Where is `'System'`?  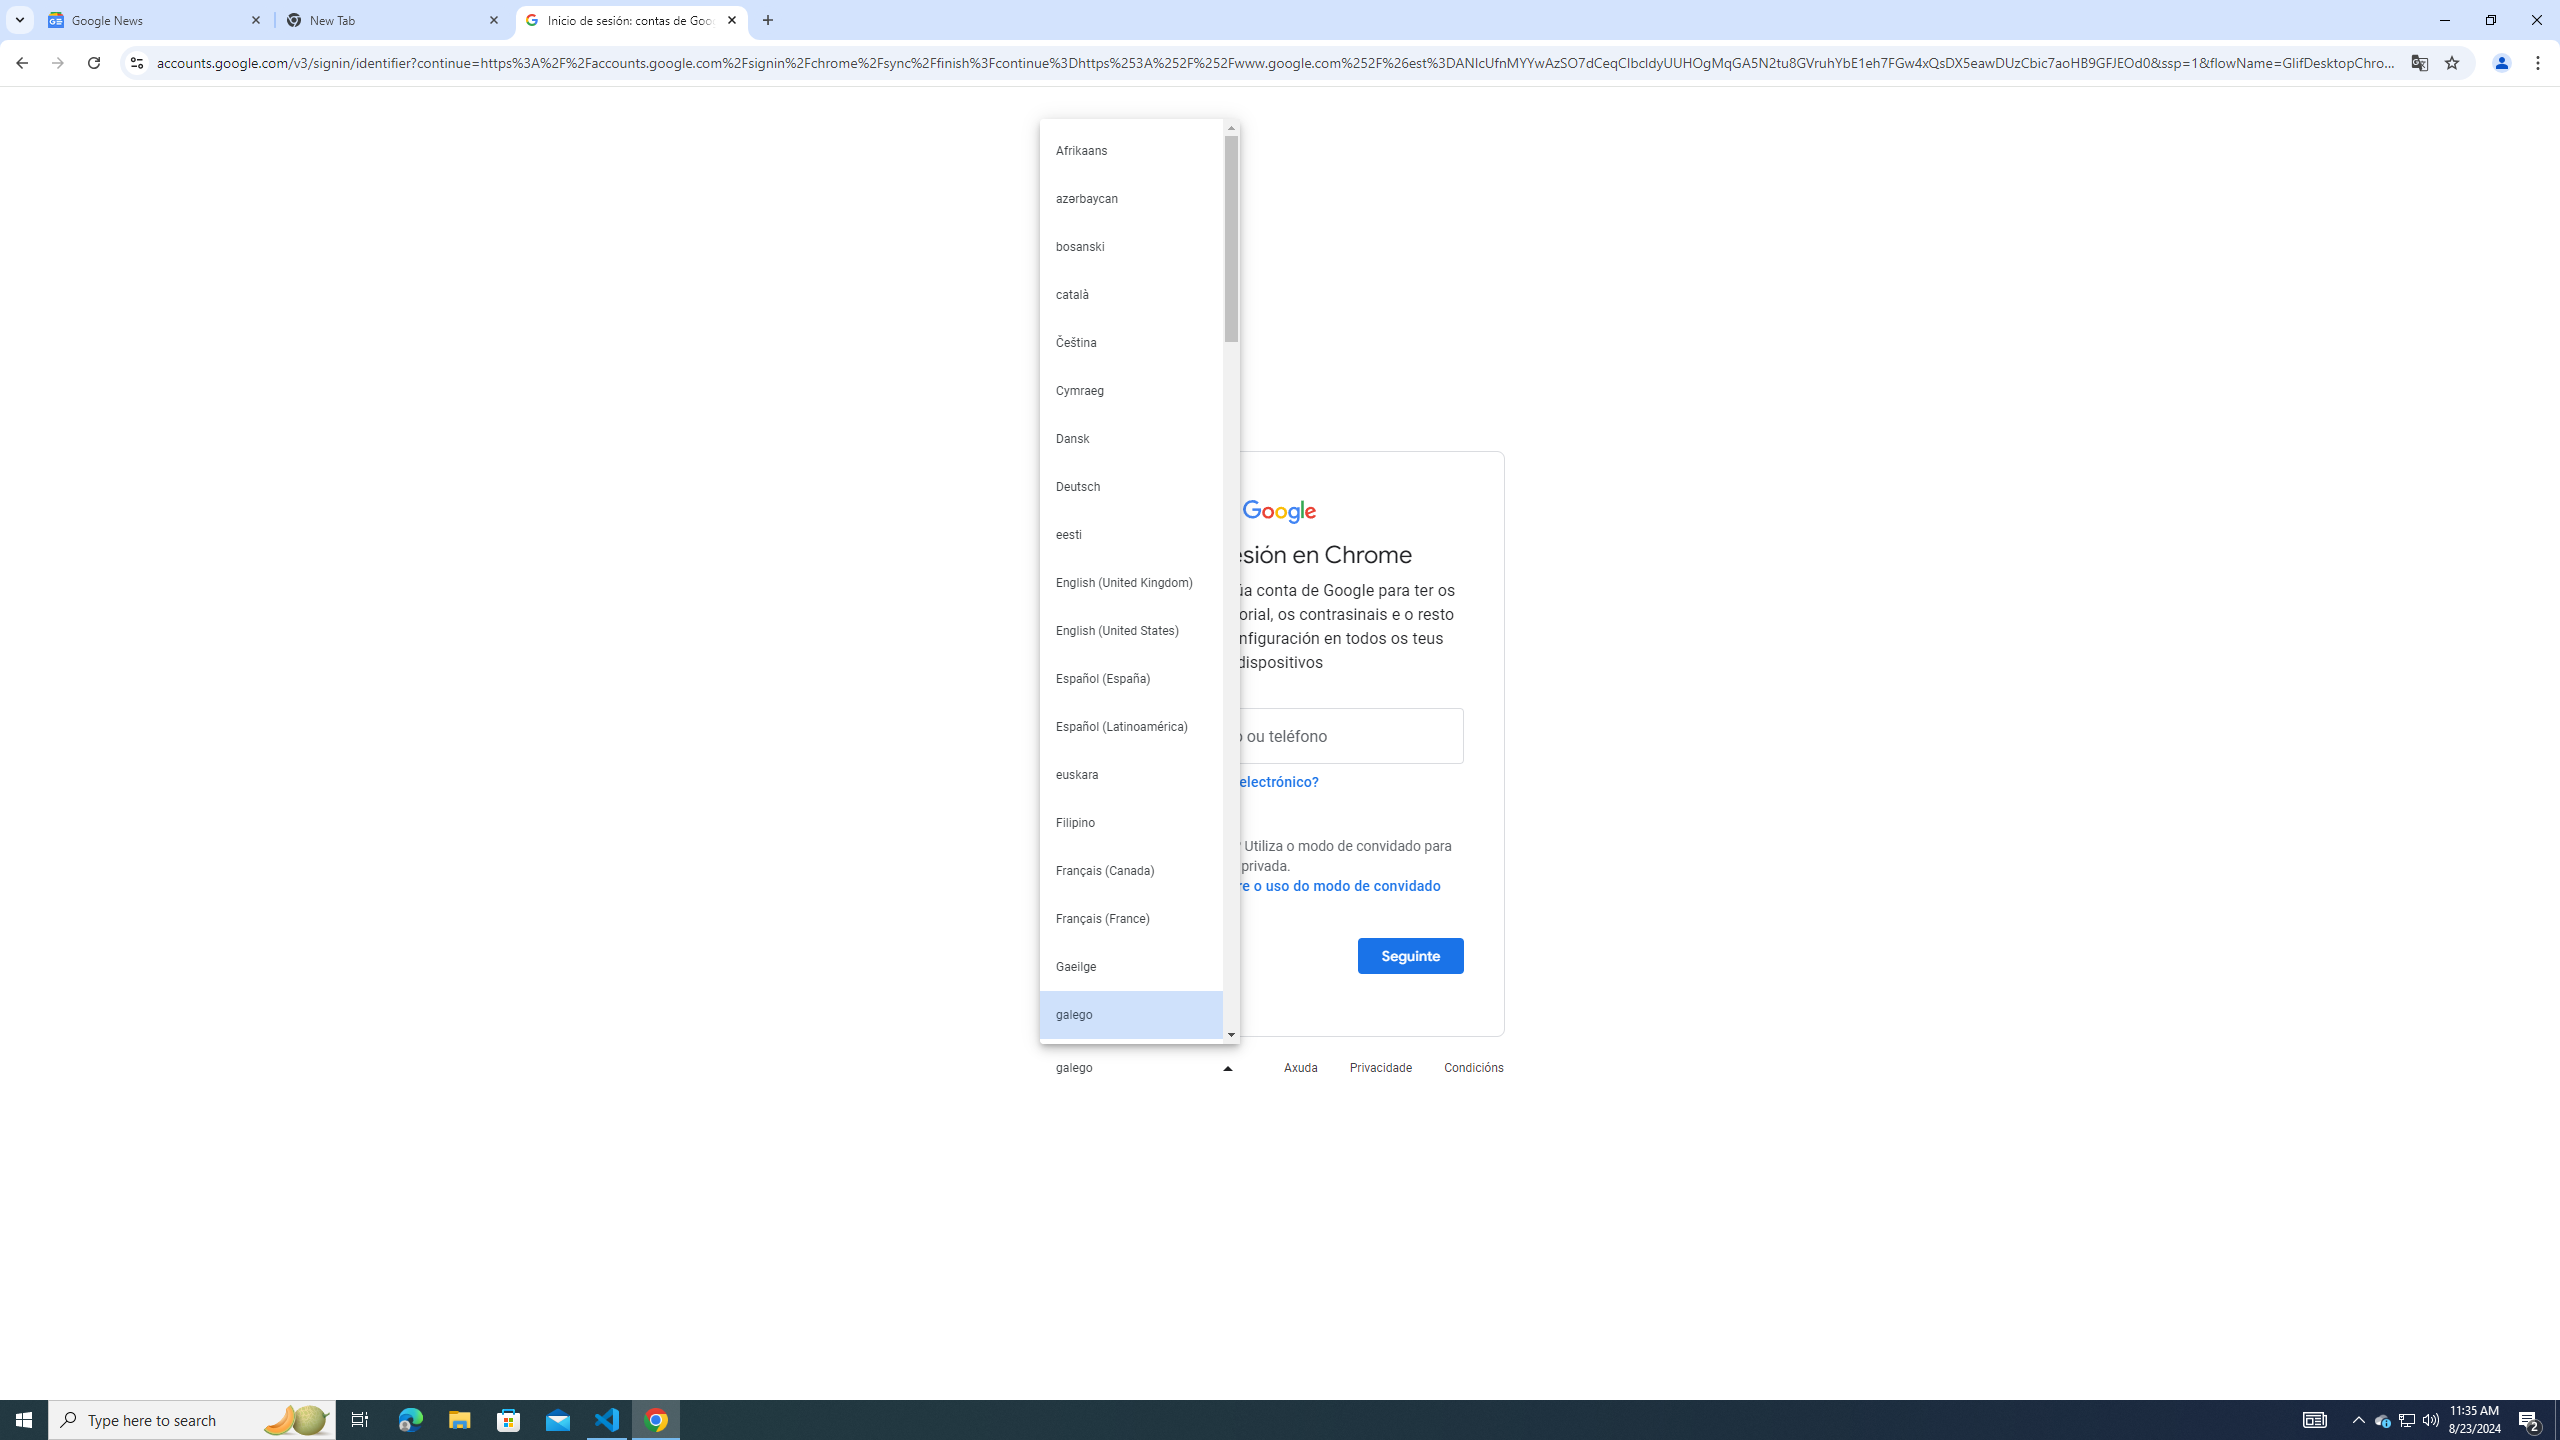 'System' is located at coordinates (11, 9).